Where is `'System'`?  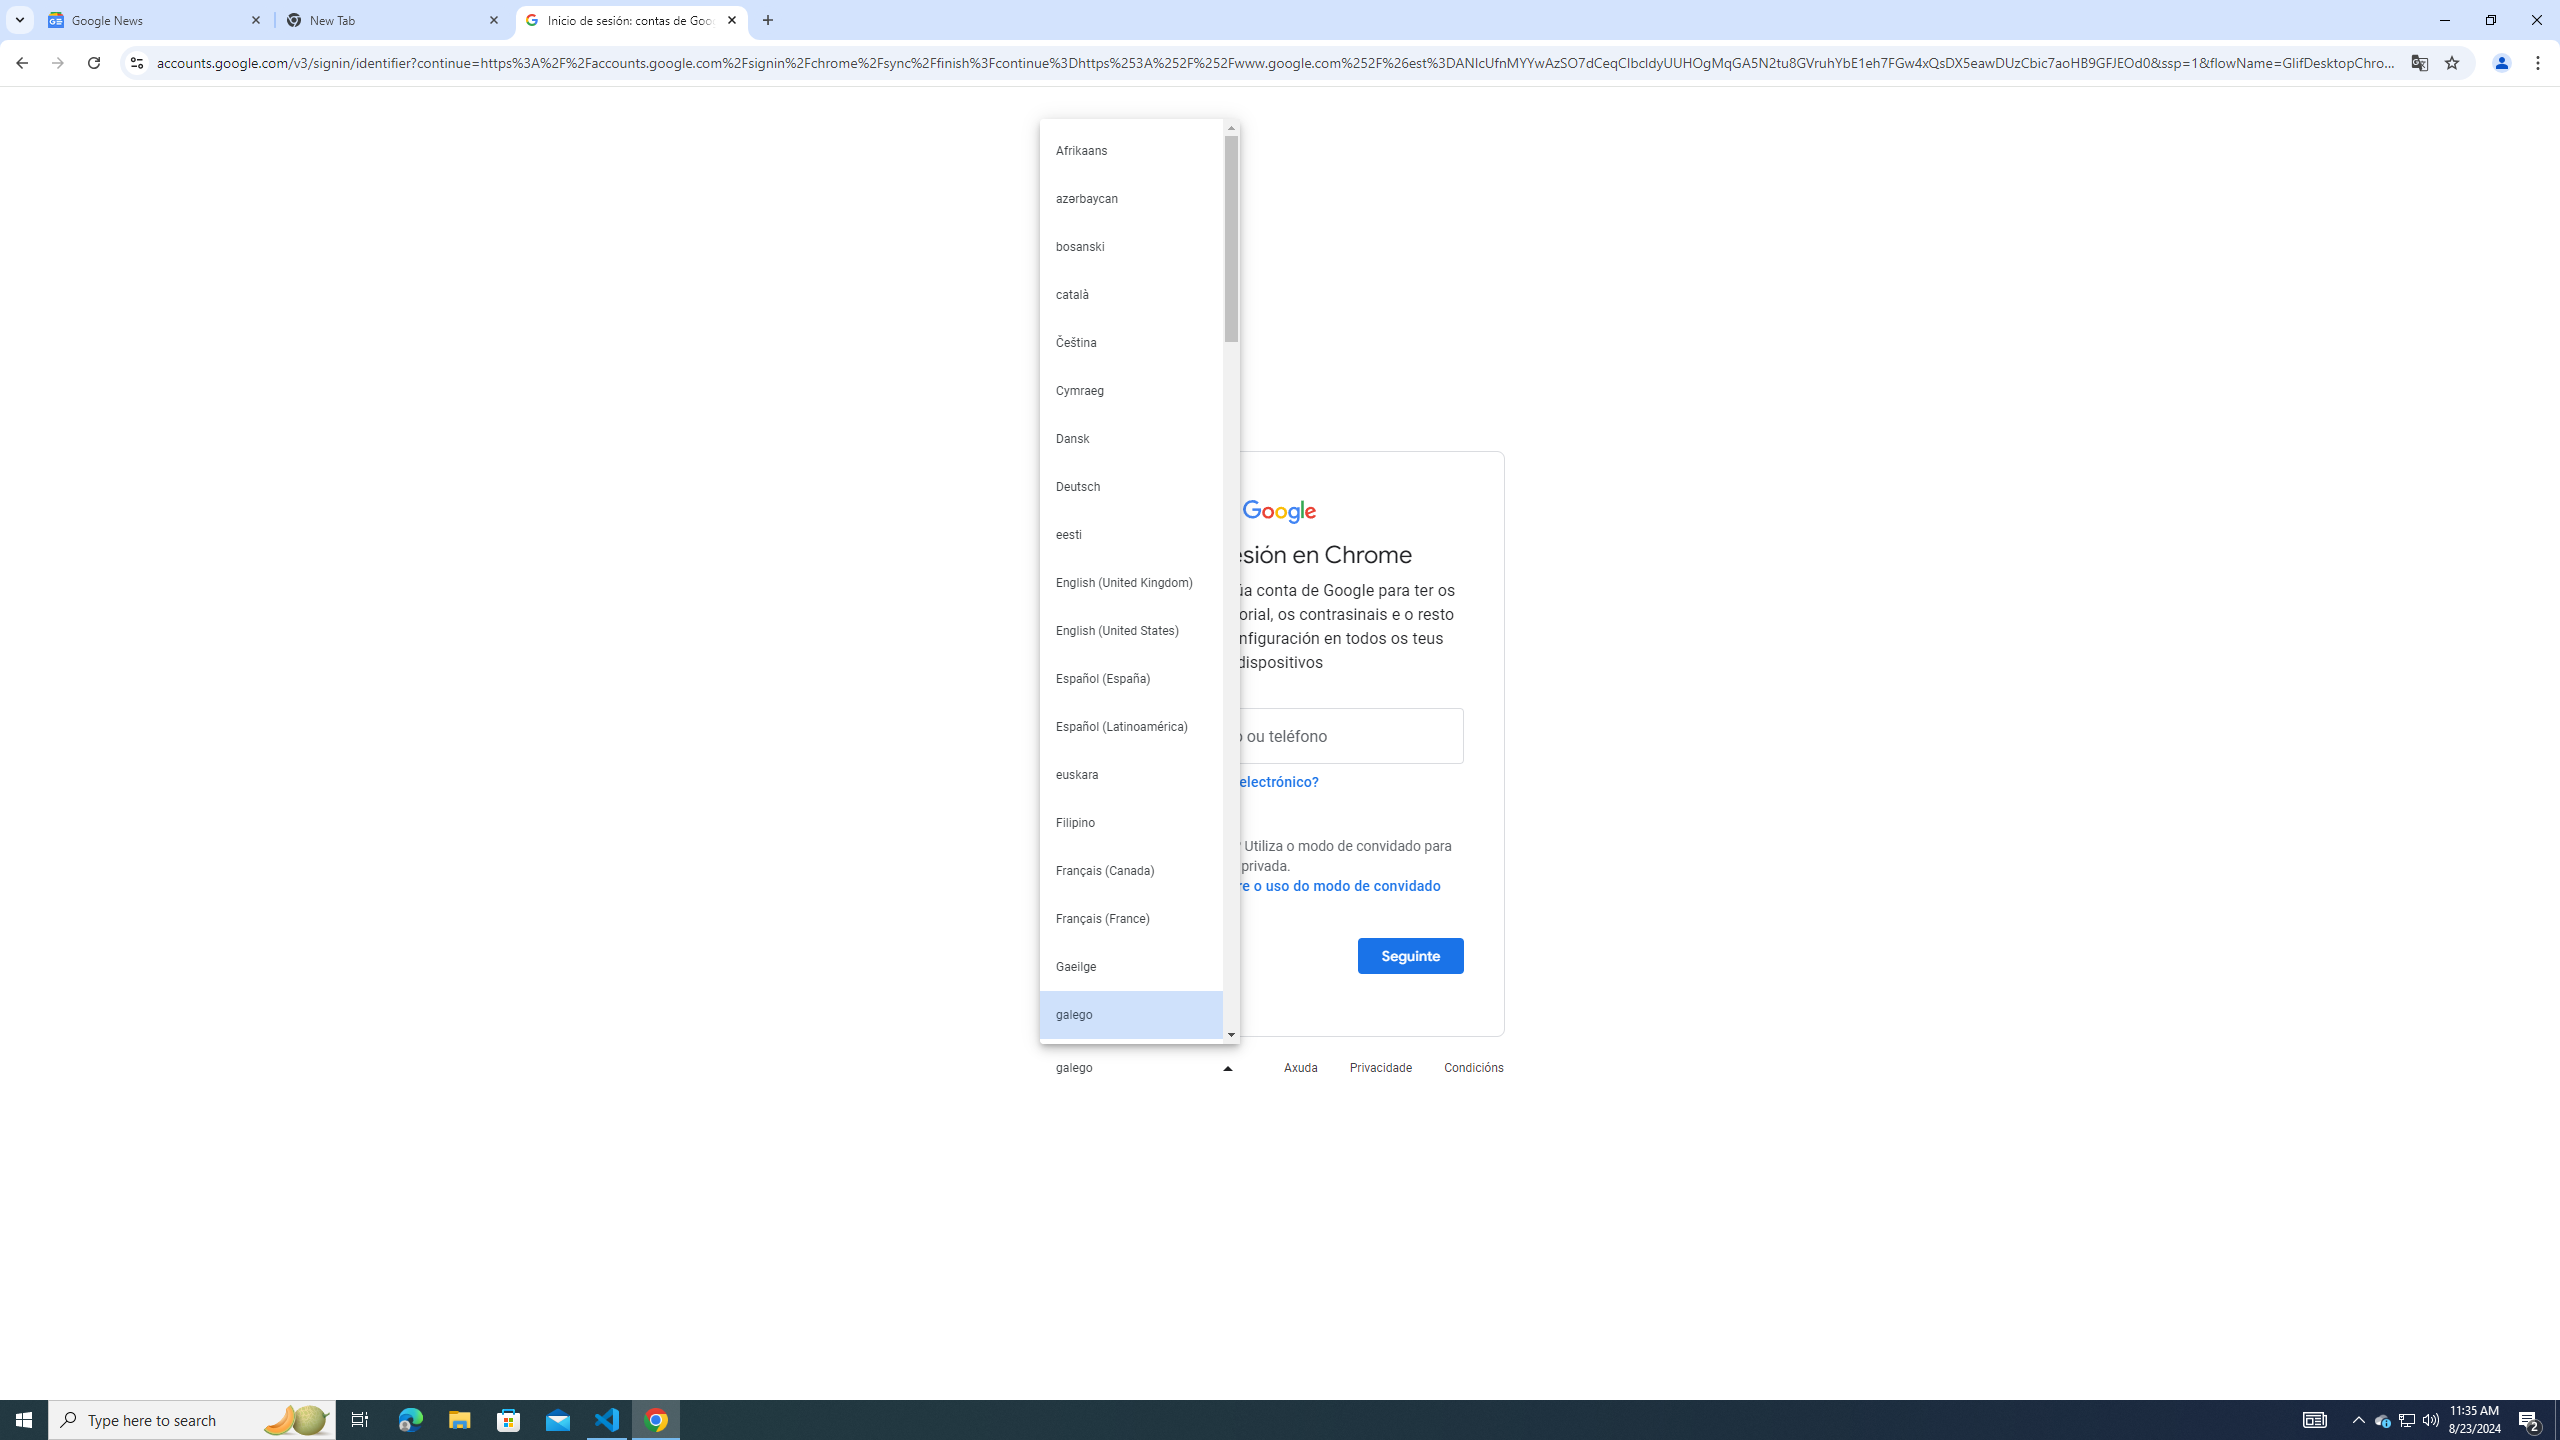 'System' is located at coordinates (11, 9).